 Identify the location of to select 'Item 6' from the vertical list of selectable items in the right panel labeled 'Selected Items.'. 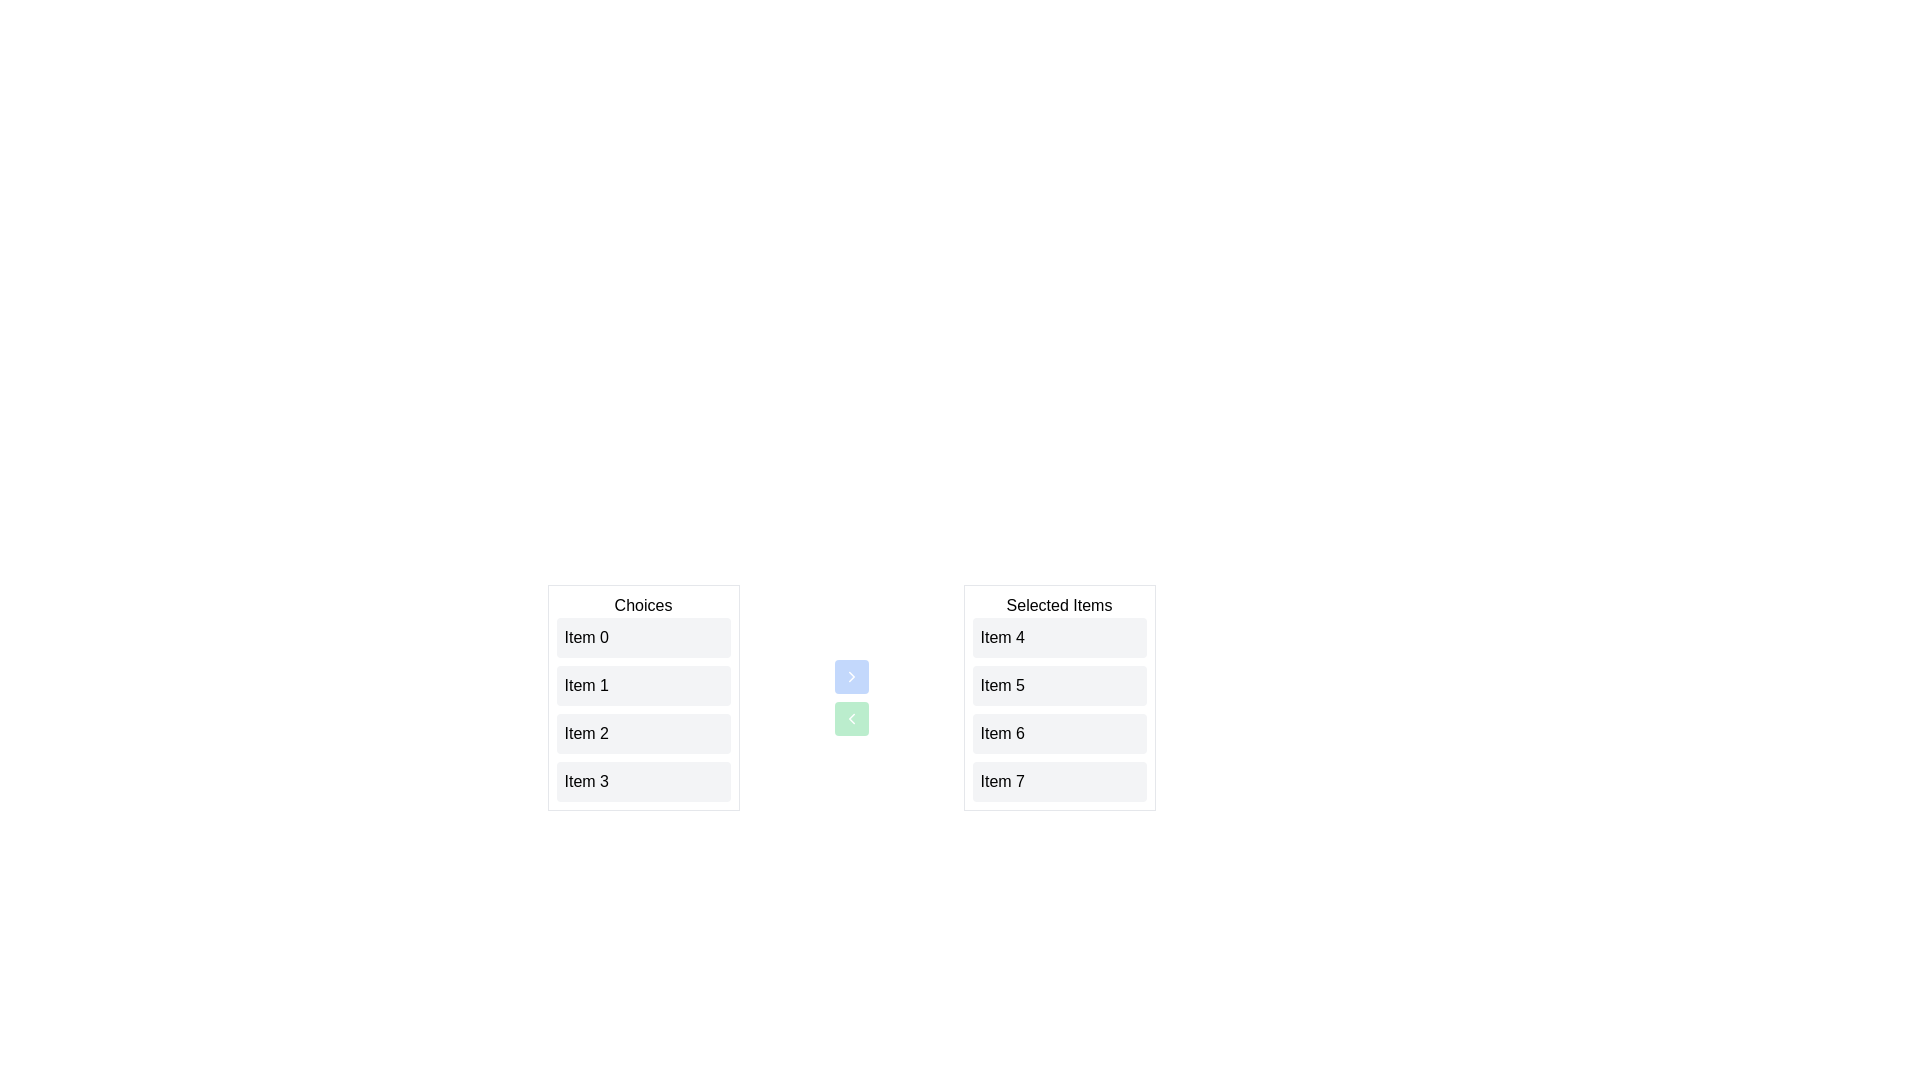
(1058, 733).